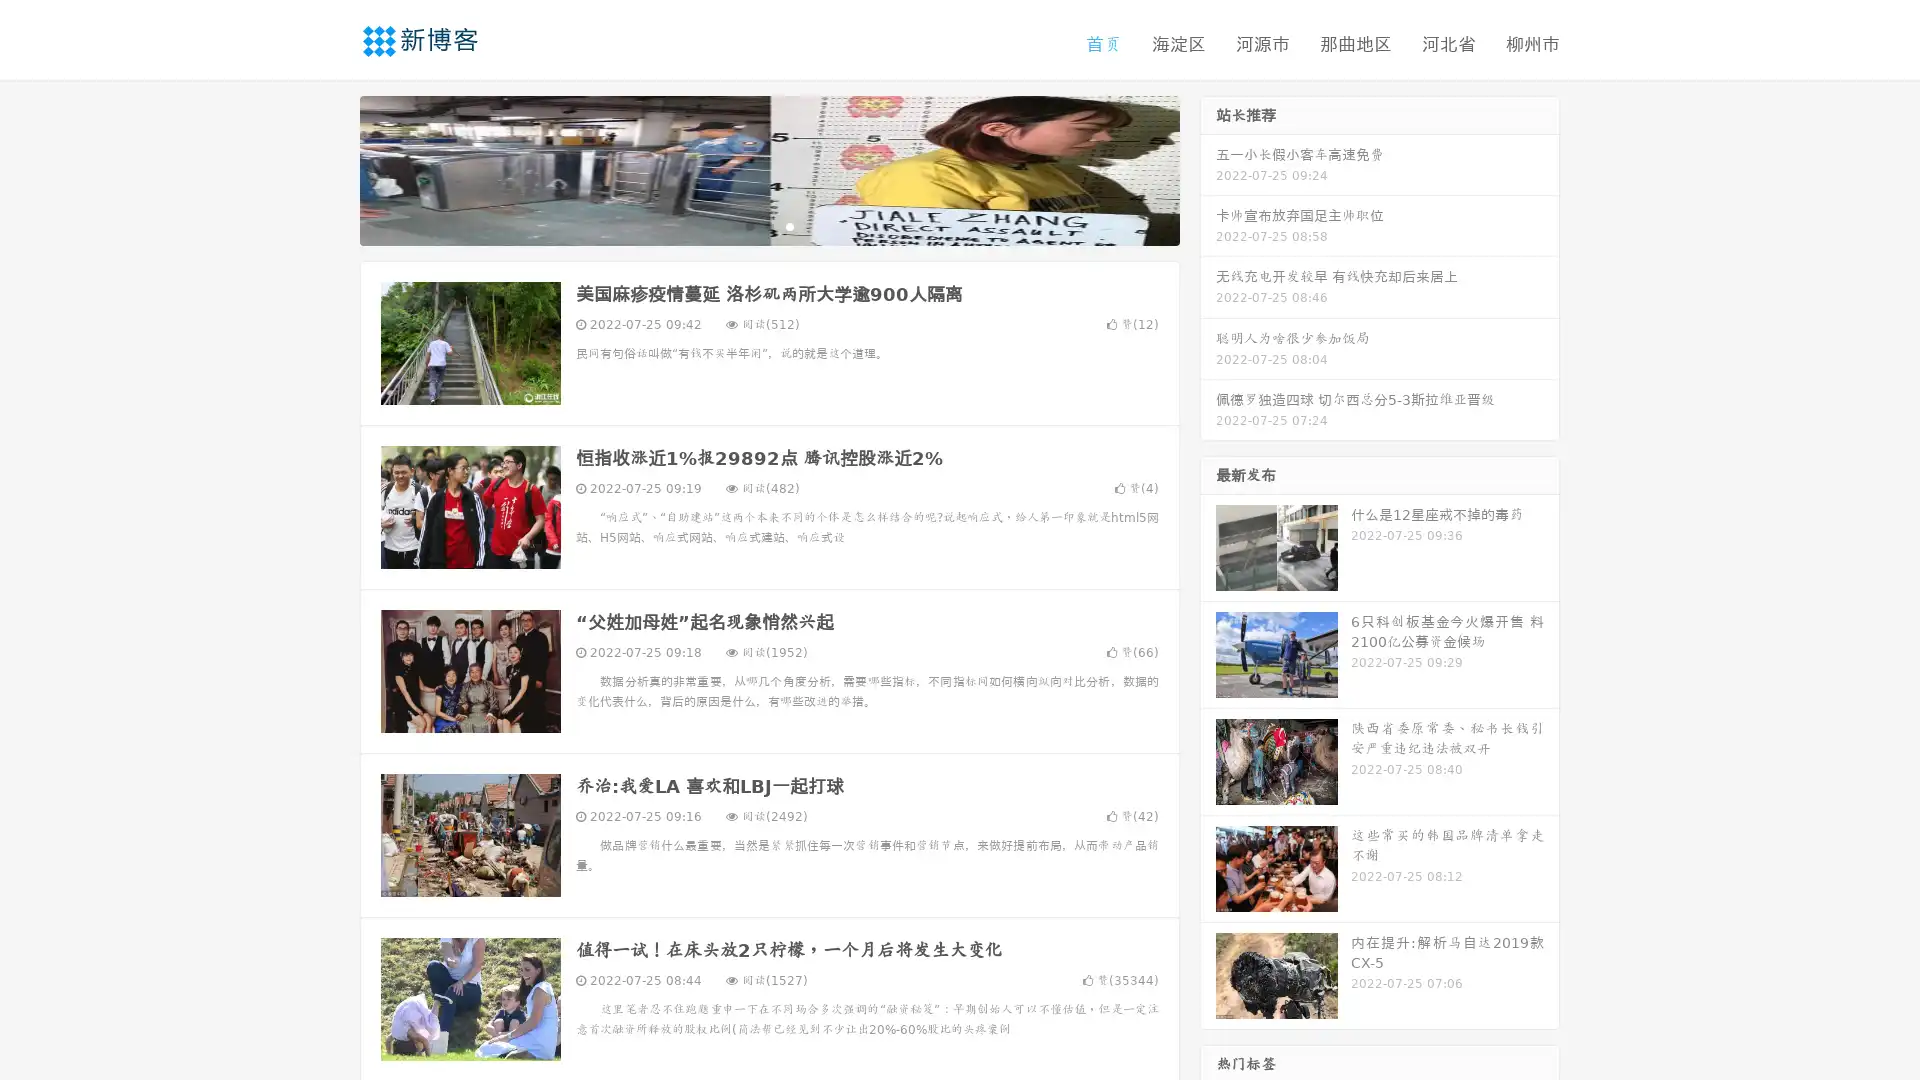  I want to click on Previous slide, so click(330, 168).